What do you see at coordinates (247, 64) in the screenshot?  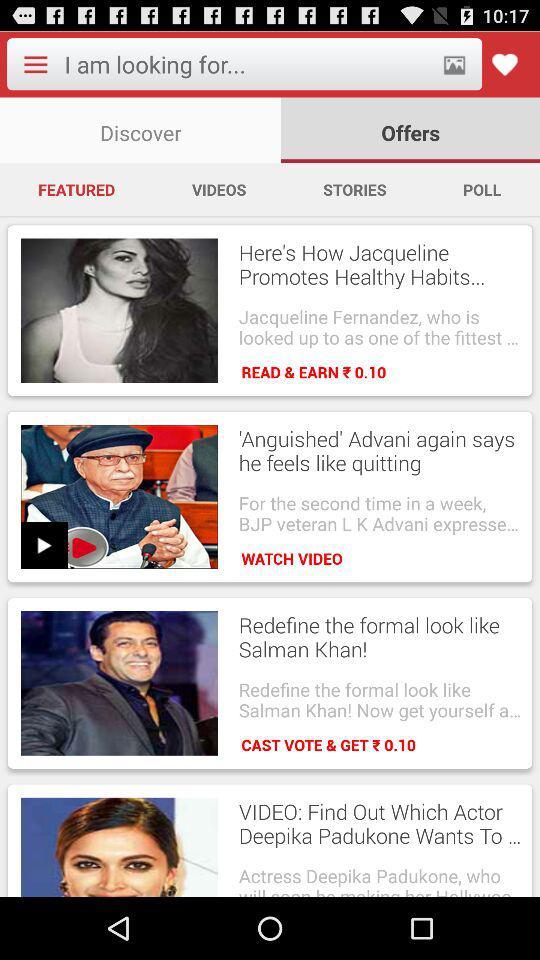 I see `search textnox` at bounding box center [247, 64].